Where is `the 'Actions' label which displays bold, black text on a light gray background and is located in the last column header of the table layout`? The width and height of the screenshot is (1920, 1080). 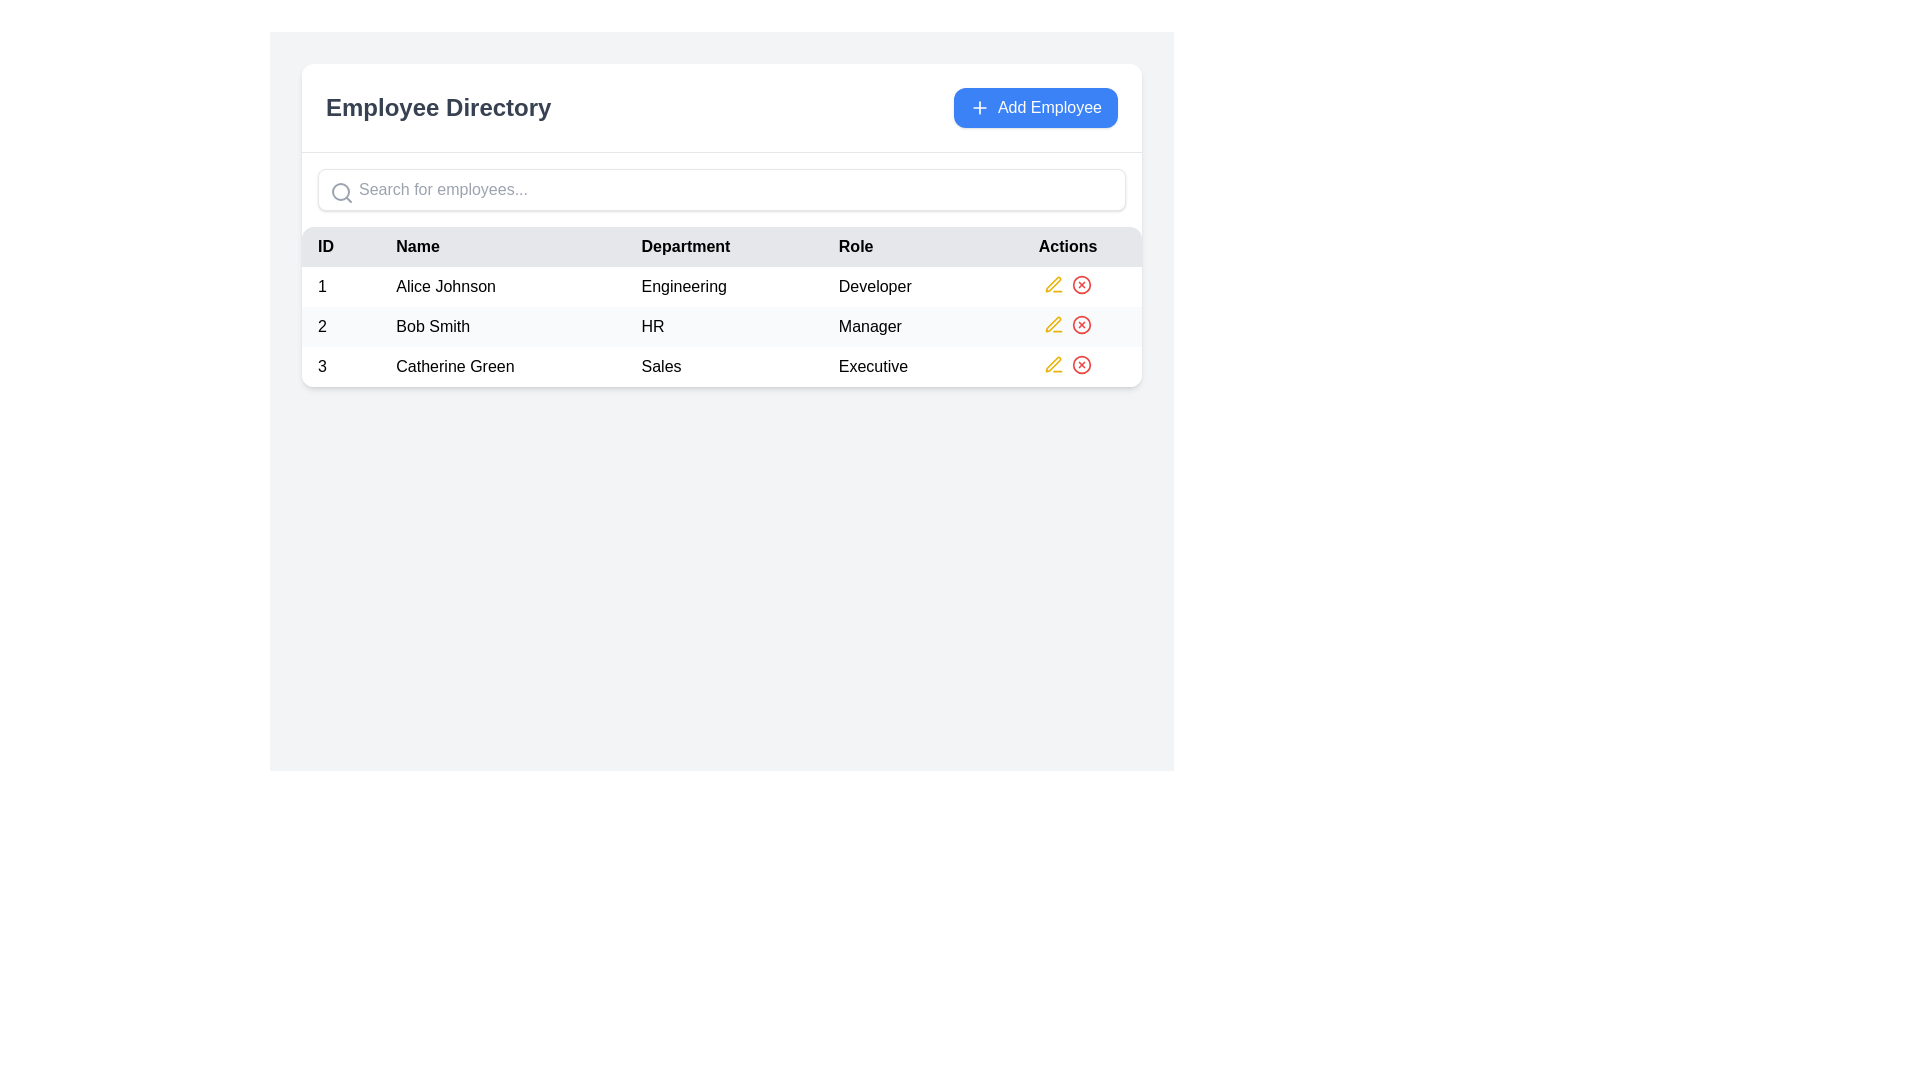 the 'Actions' label which displays bold, black text on a light gray background and is located in the last column header of the table layout is located at coordinates (1067, 245).